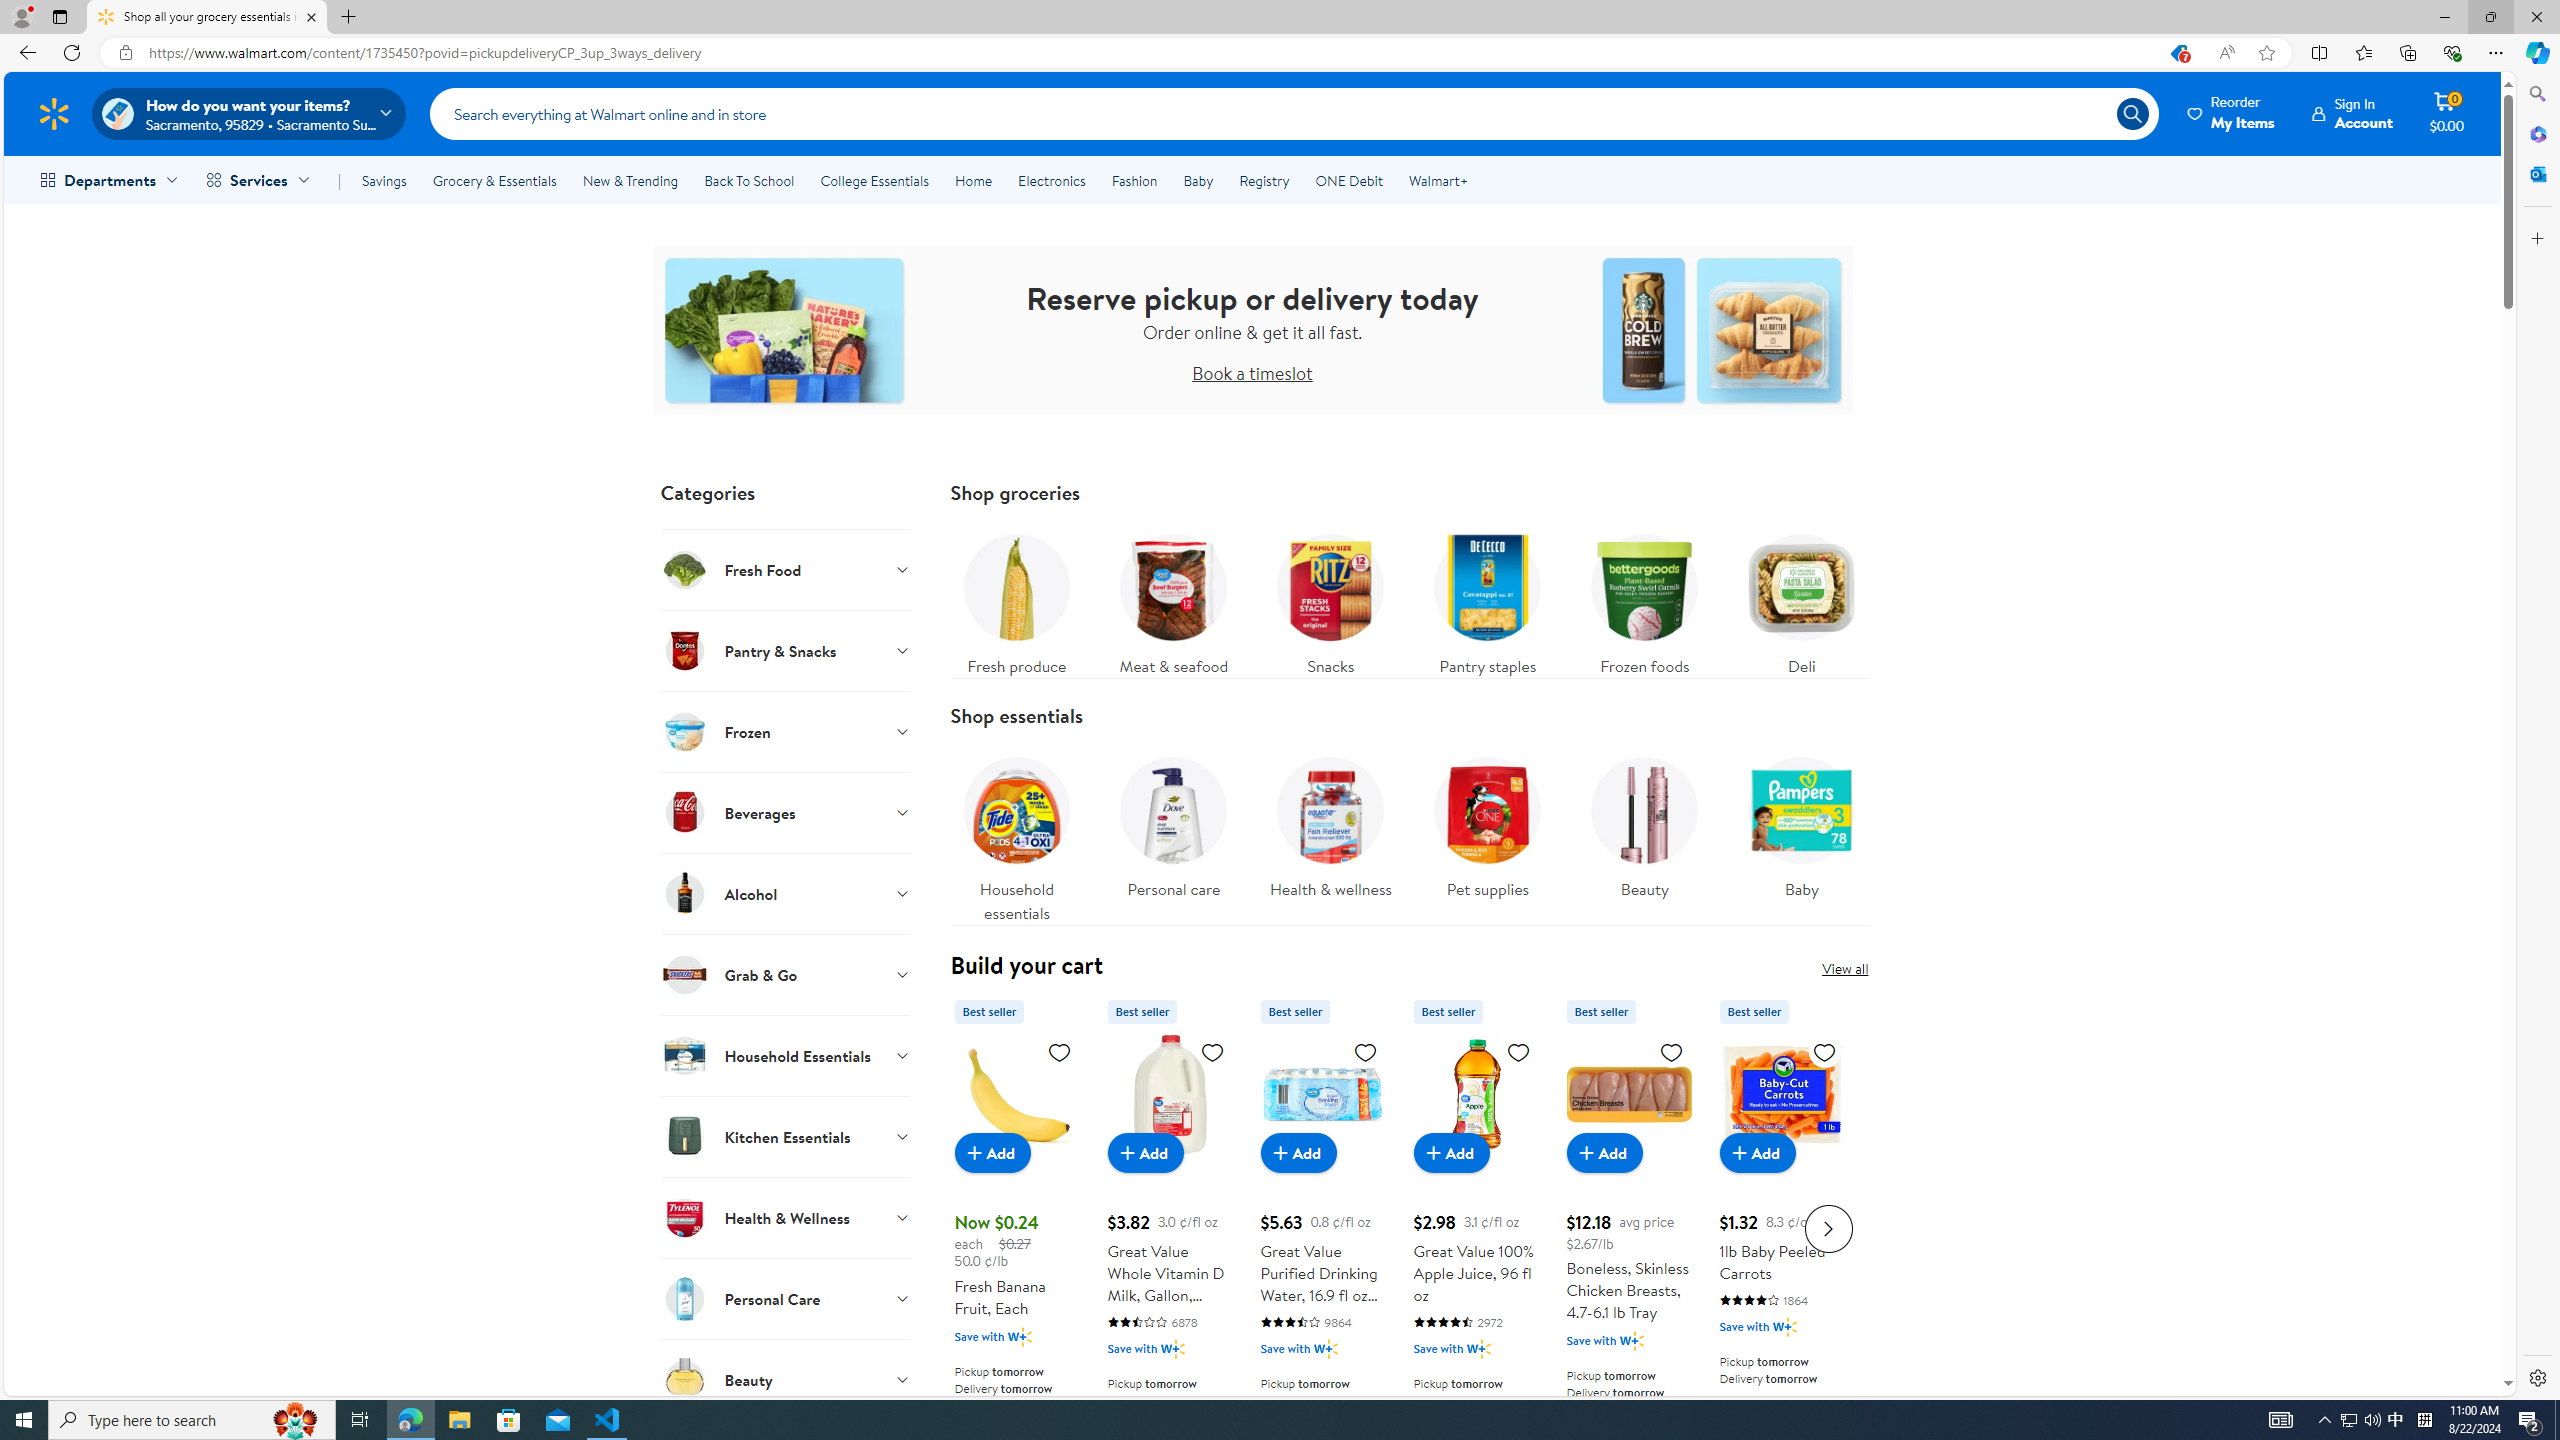  I want to click on 'Kitchen Essentials', so click(784, 1135).